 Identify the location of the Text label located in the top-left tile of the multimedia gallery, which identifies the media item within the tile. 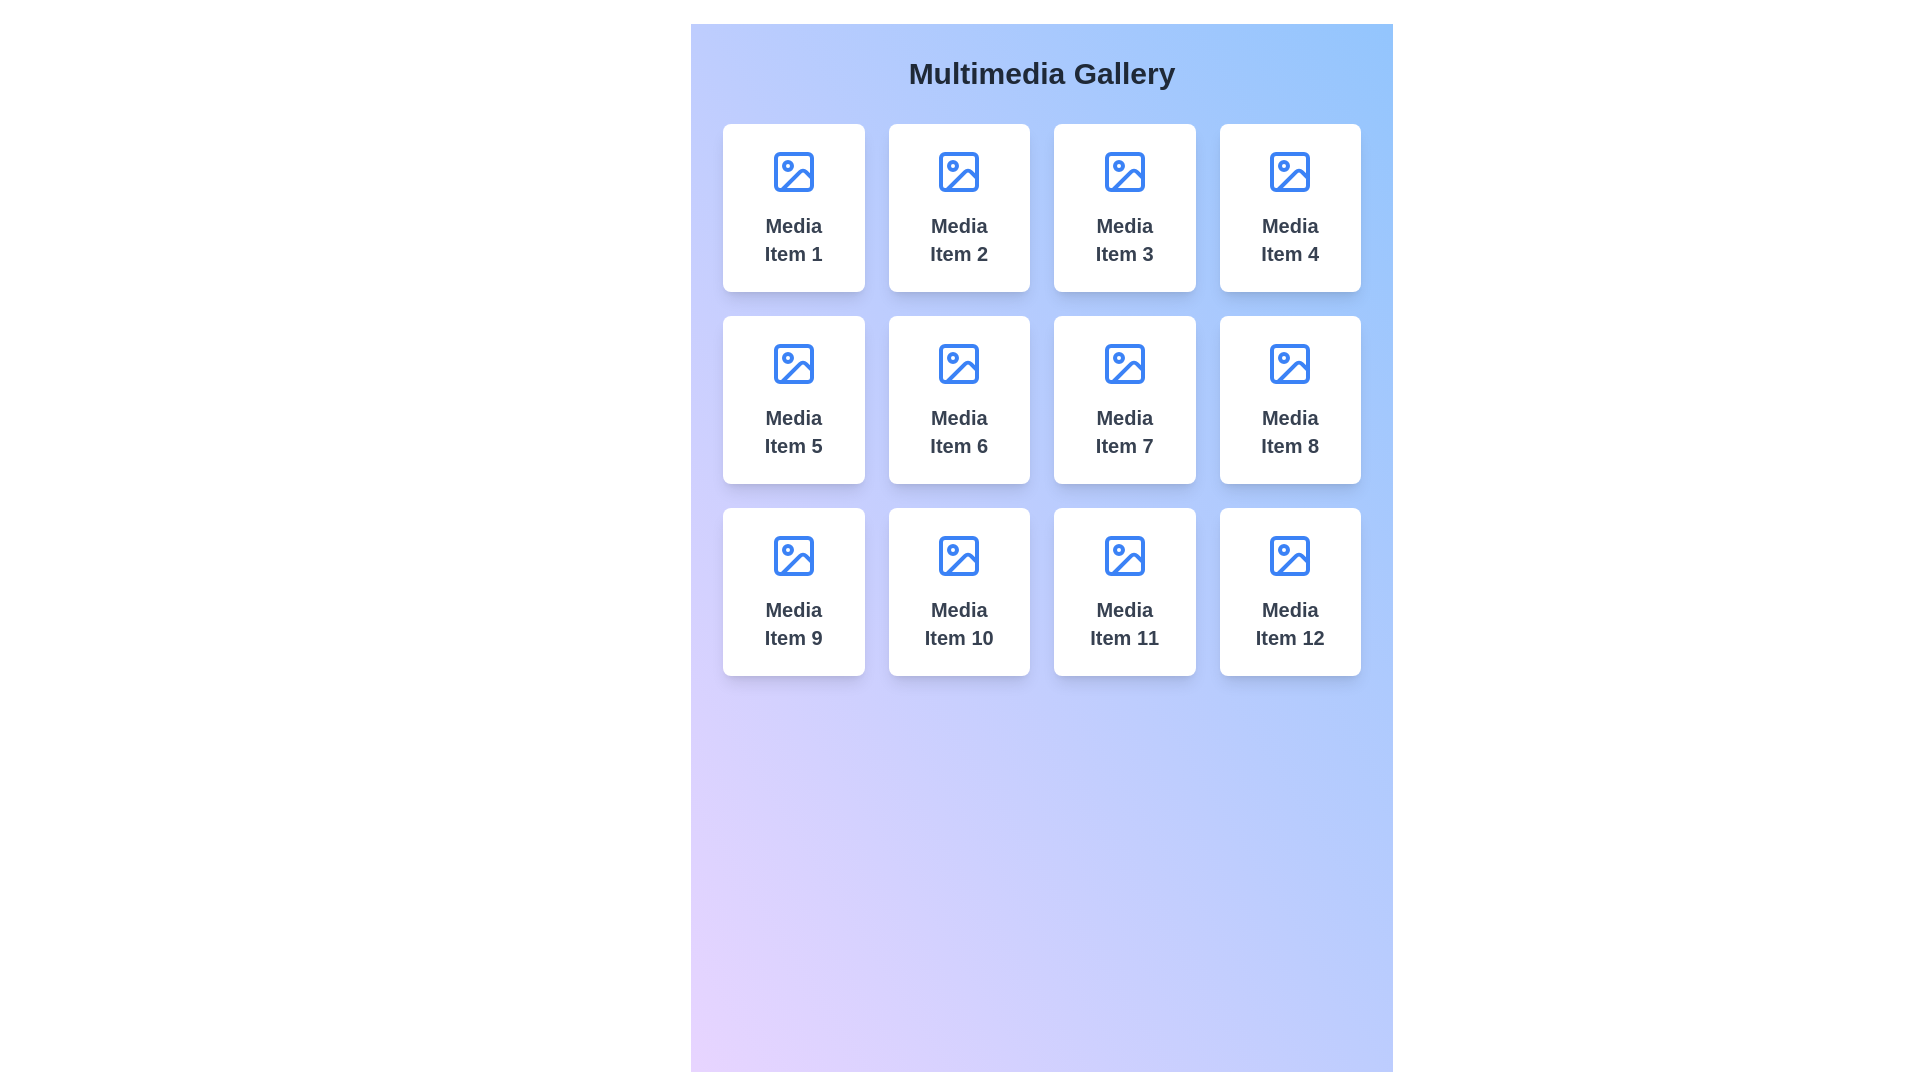
(792, 238).